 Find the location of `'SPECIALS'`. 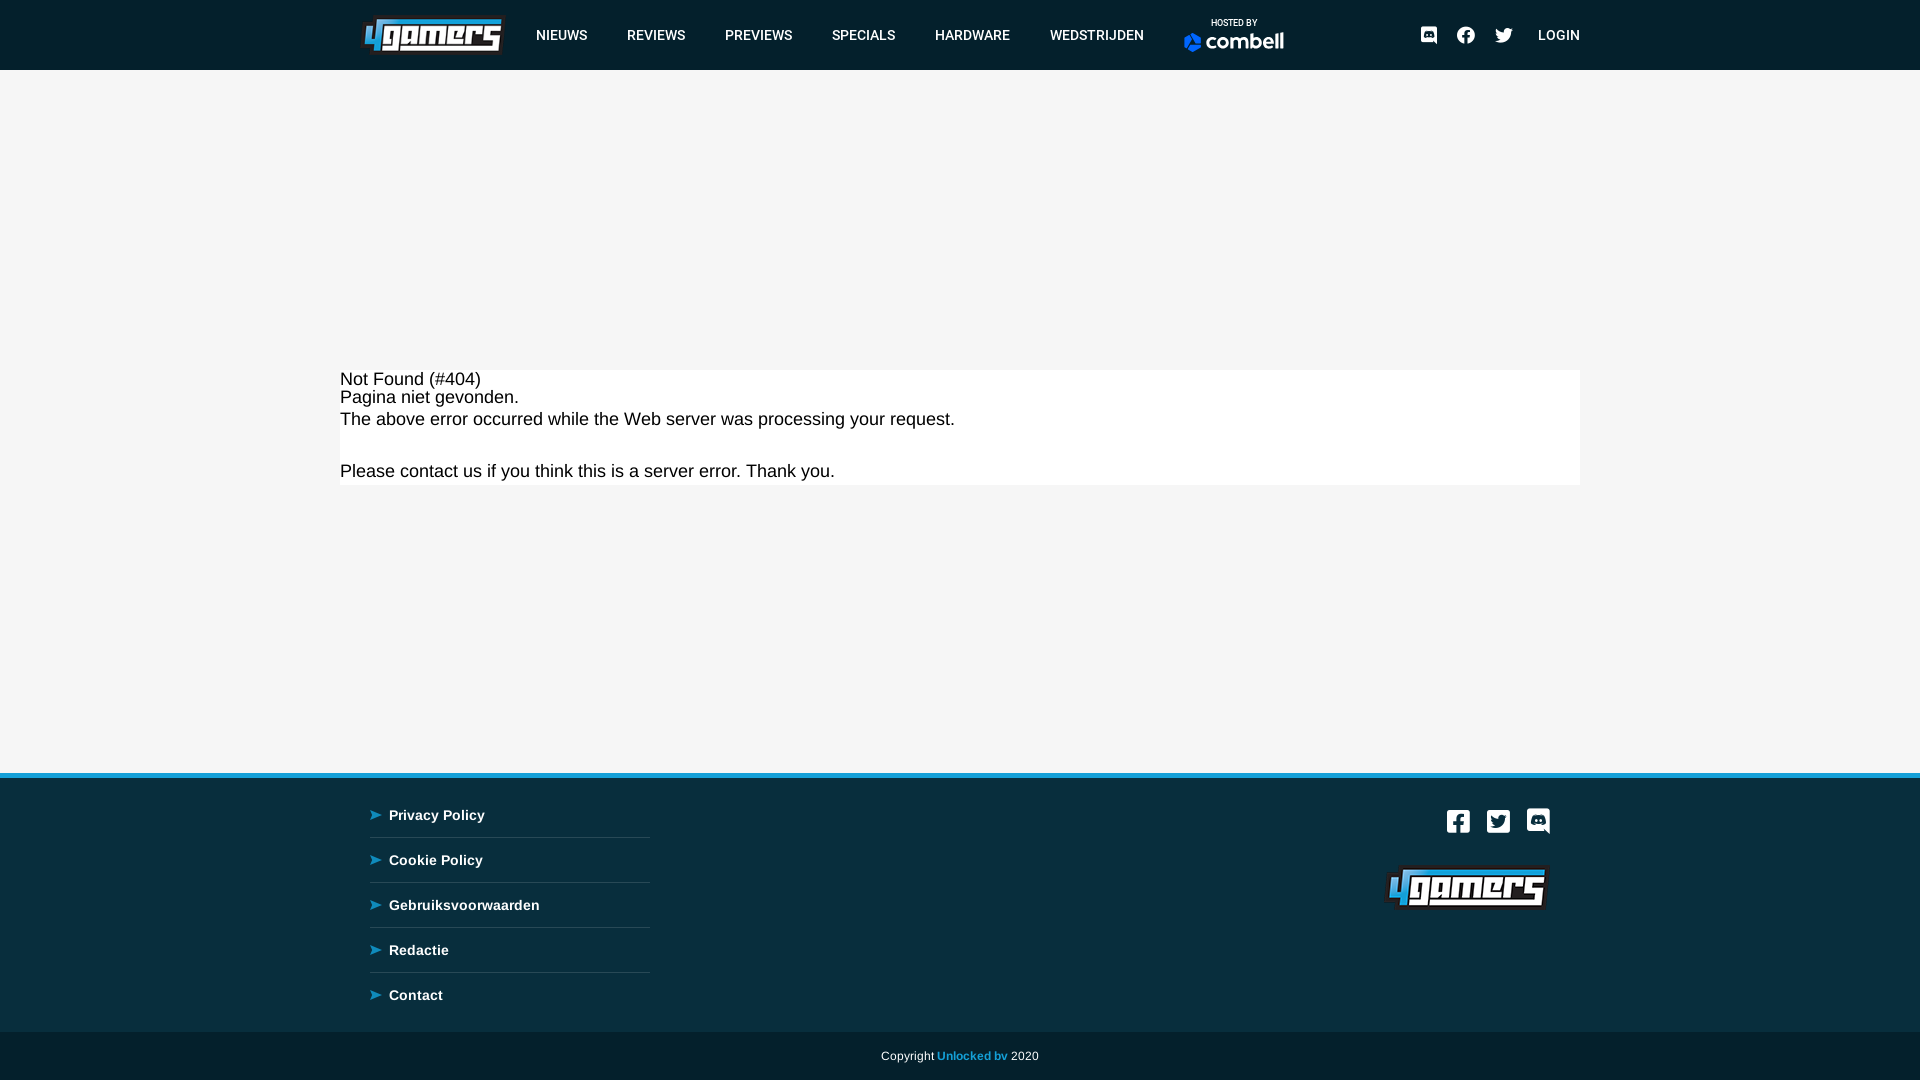

'SPECIALS' is located at coordinates (863, 34).